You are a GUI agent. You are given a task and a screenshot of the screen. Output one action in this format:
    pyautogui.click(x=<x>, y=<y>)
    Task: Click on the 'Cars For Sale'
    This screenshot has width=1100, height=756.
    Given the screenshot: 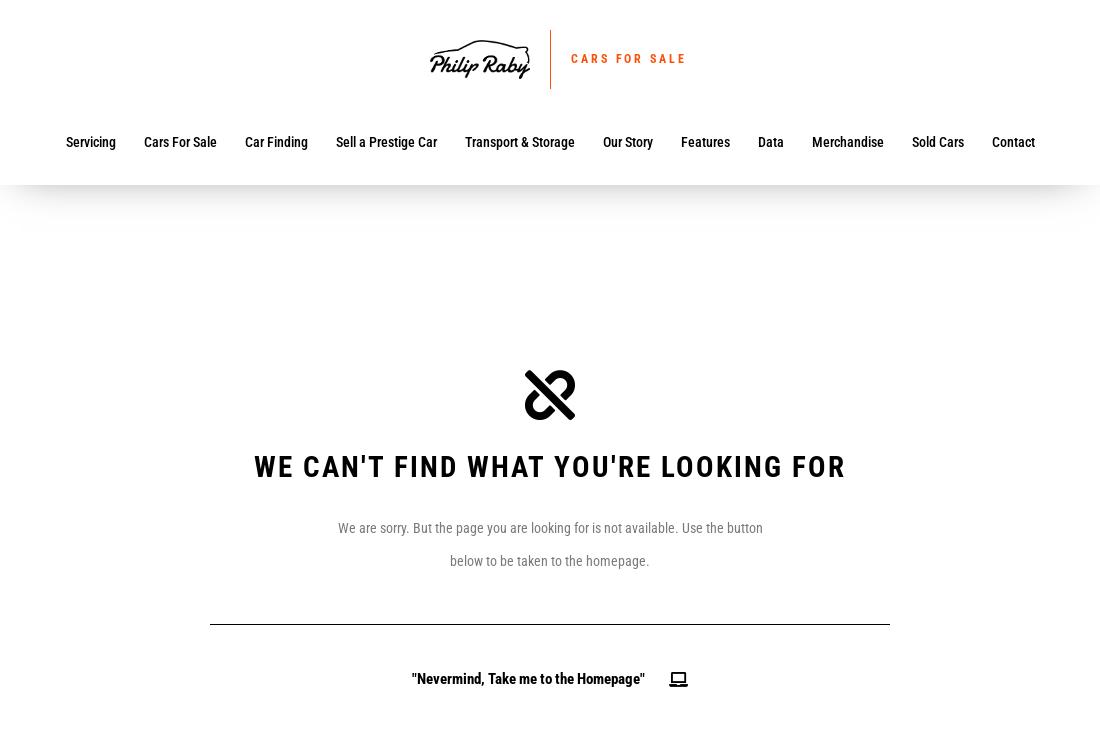 What is the action you would take?
    pyautogui.click(x=142, y=141)
    